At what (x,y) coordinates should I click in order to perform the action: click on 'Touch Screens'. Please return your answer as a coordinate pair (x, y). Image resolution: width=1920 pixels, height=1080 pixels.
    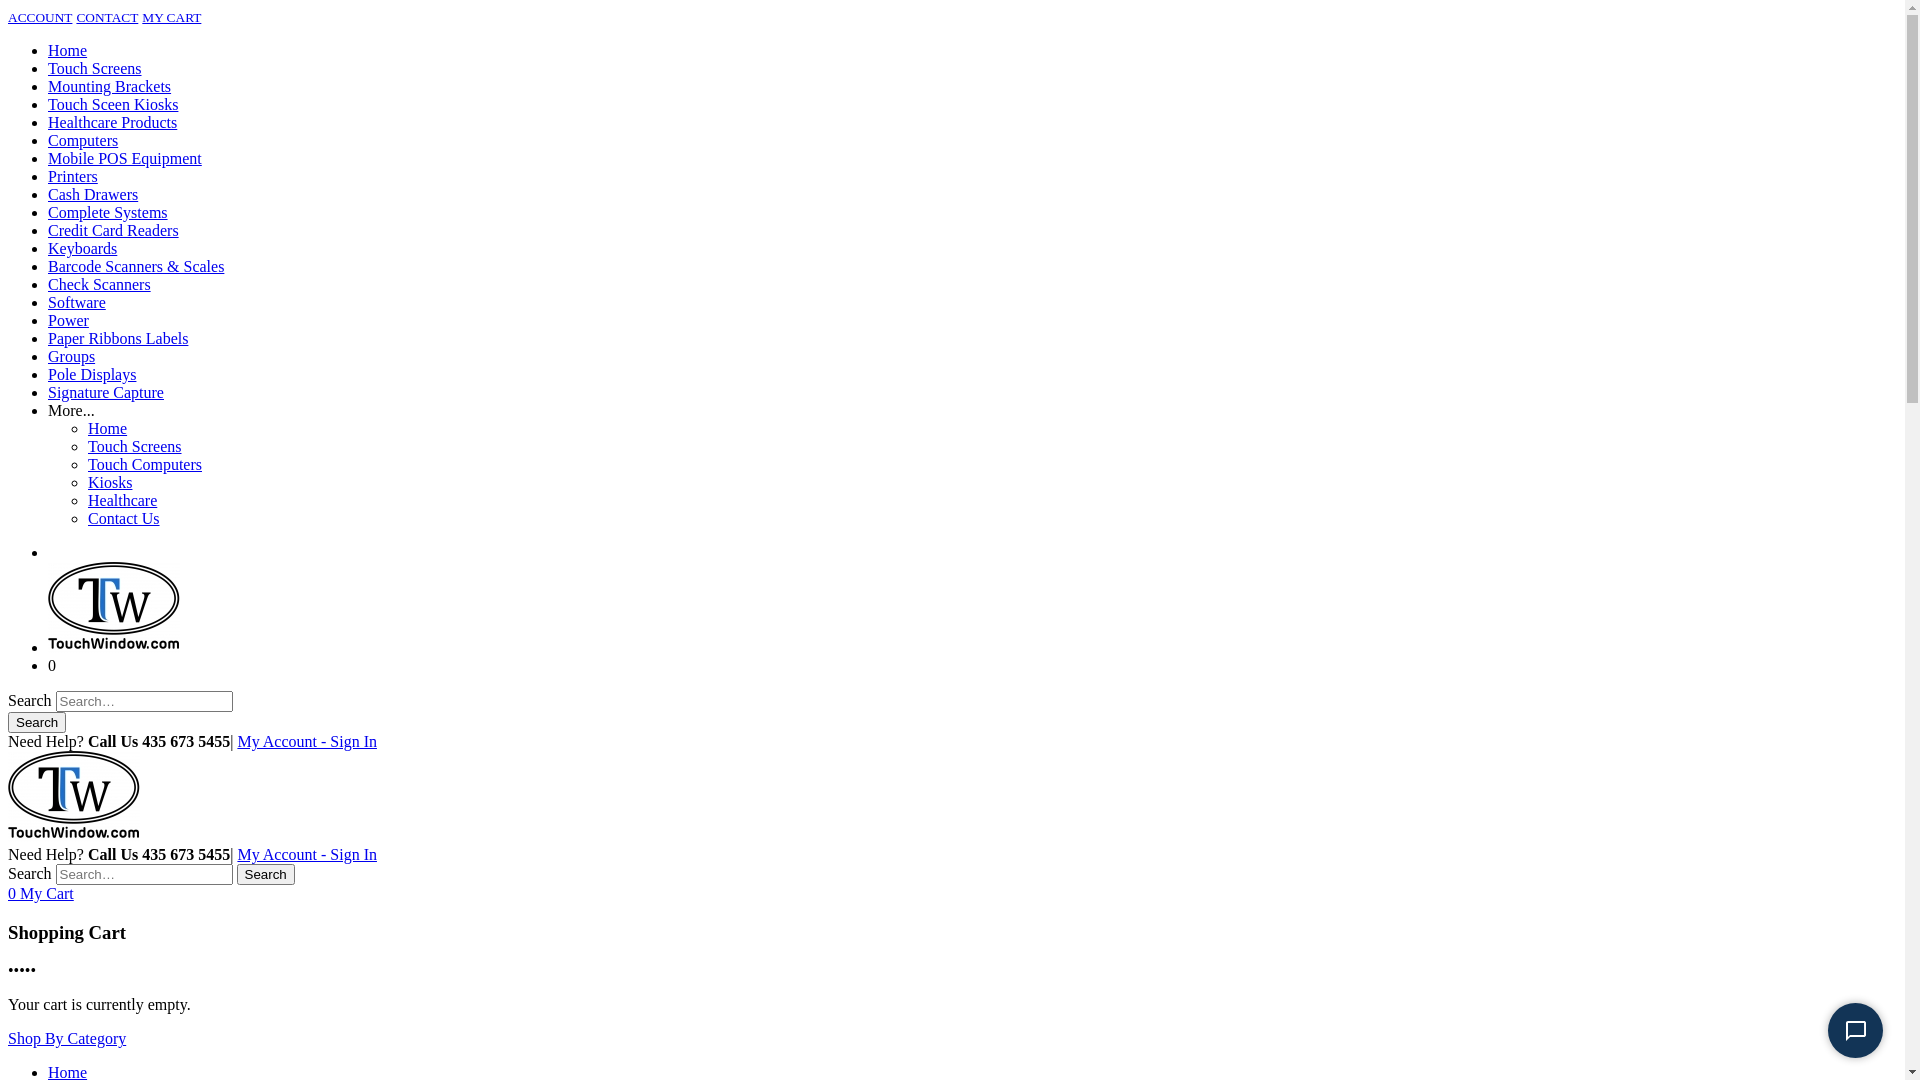
    Looking at the image, I should click on (133, 445).